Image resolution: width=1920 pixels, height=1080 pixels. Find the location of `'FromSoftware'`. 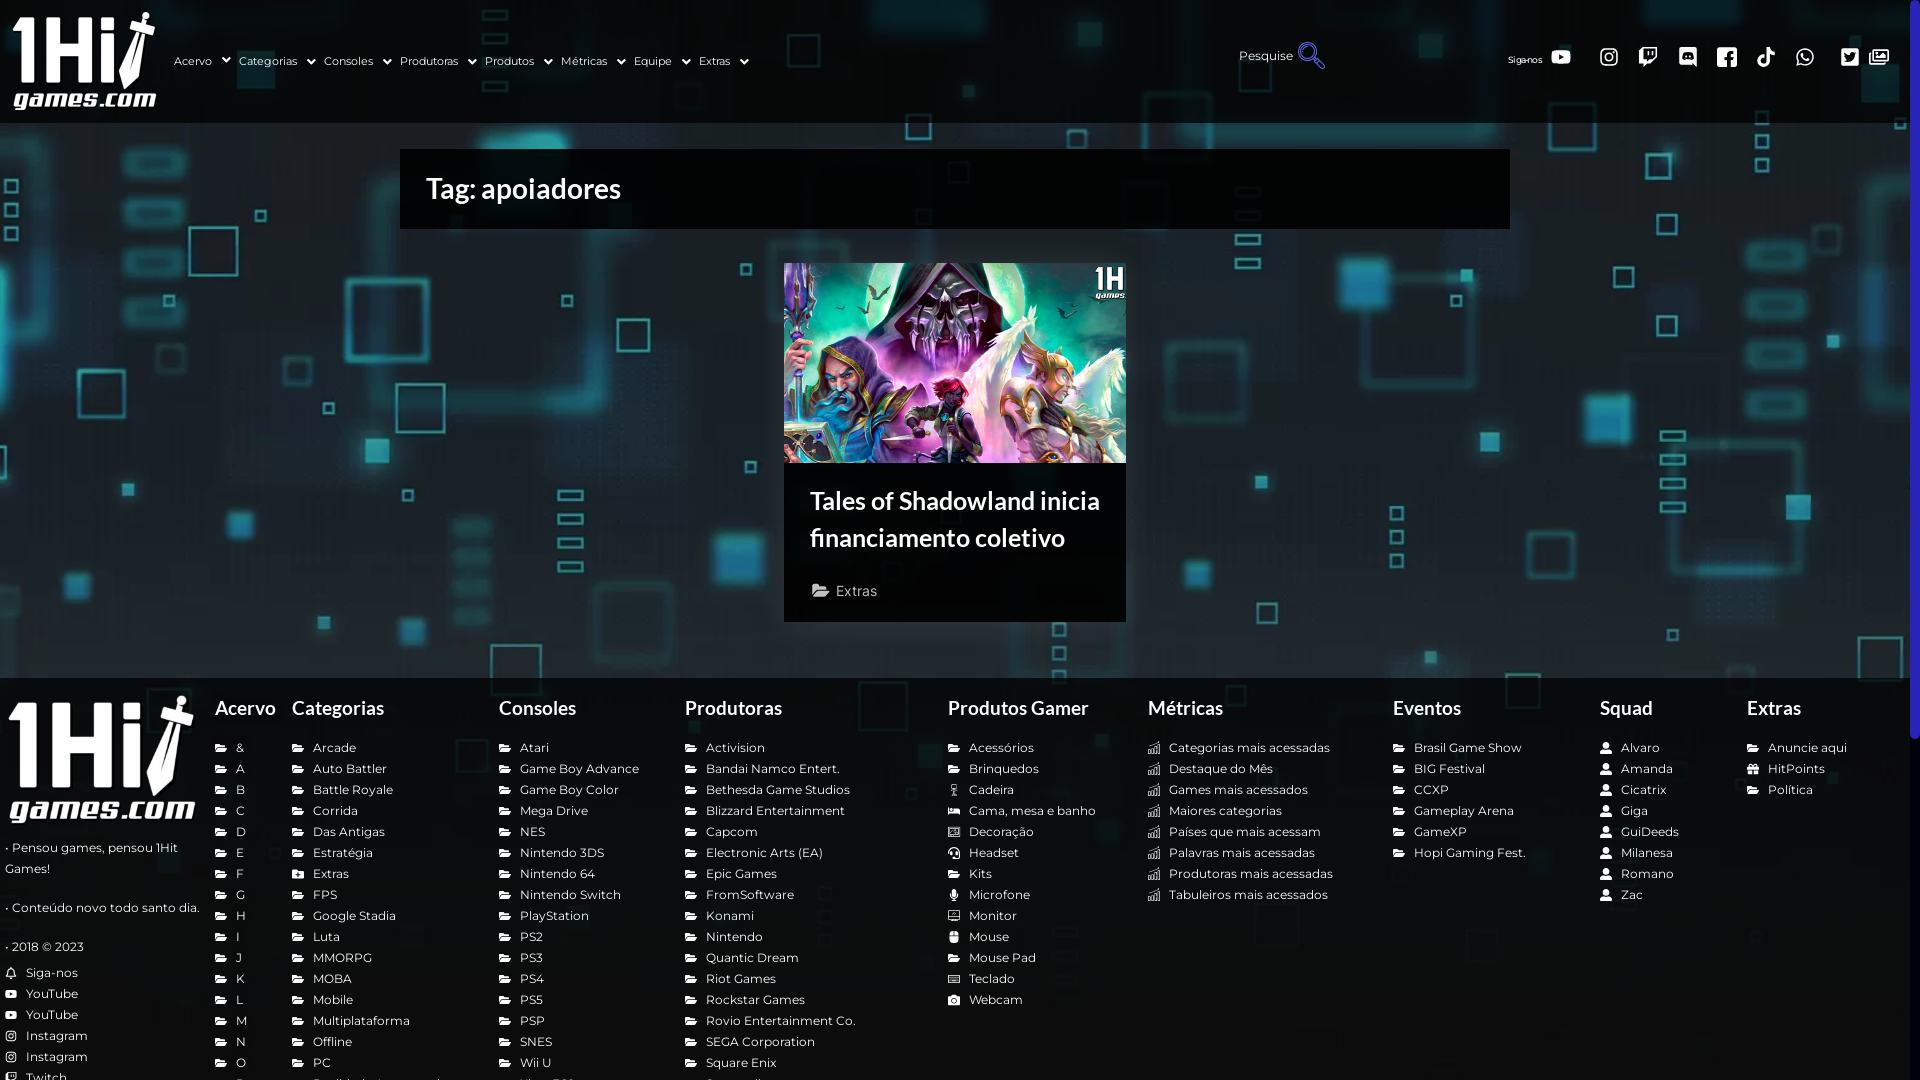

'FromSoftware' is located at coordinates (806, 893).